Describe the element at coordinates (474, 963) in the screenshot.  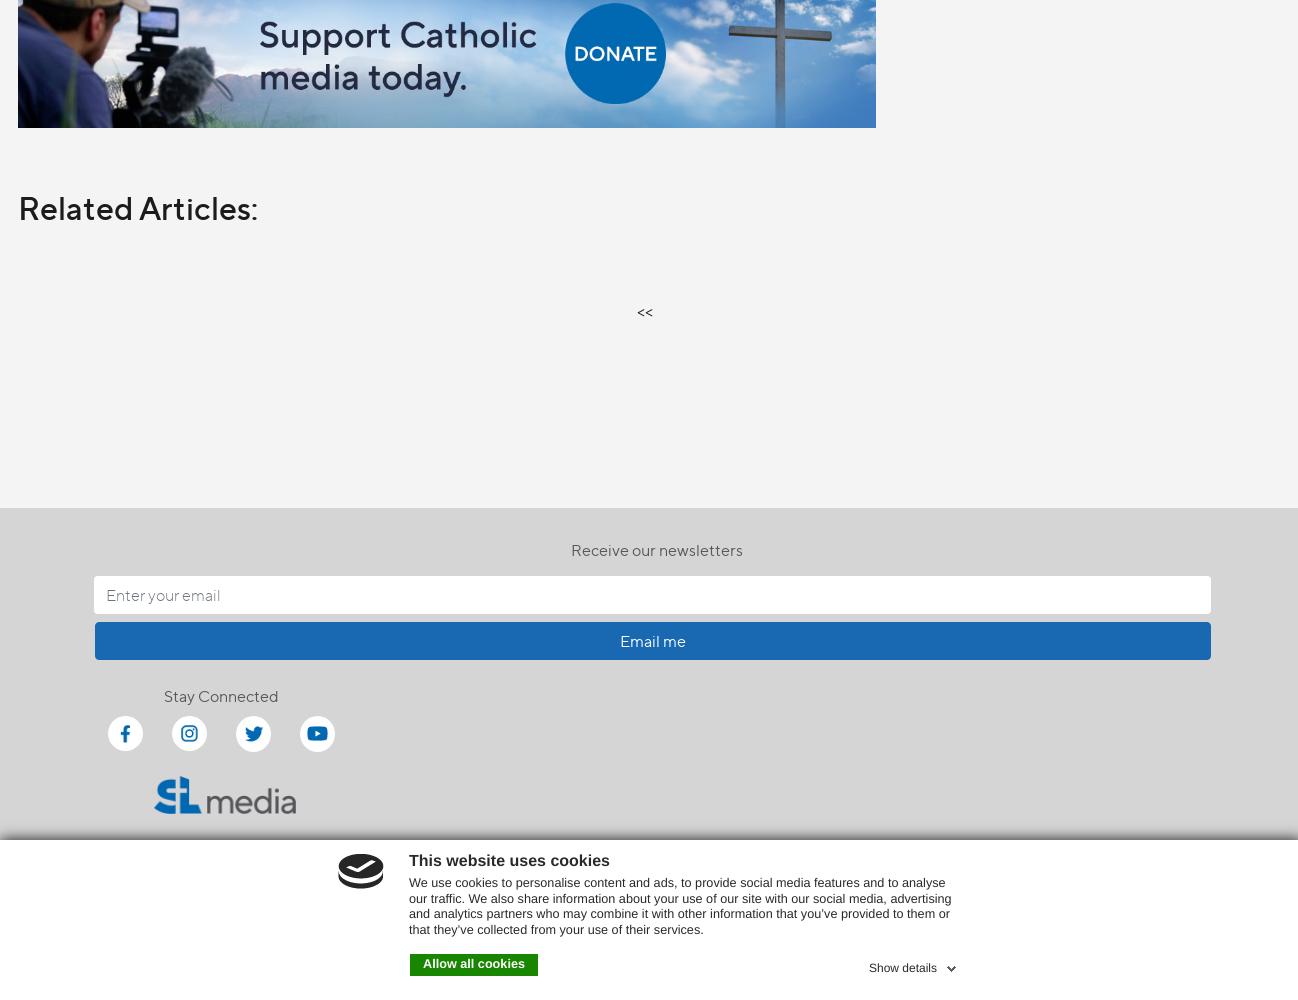
I see `'Allow all cookies'` at that location.